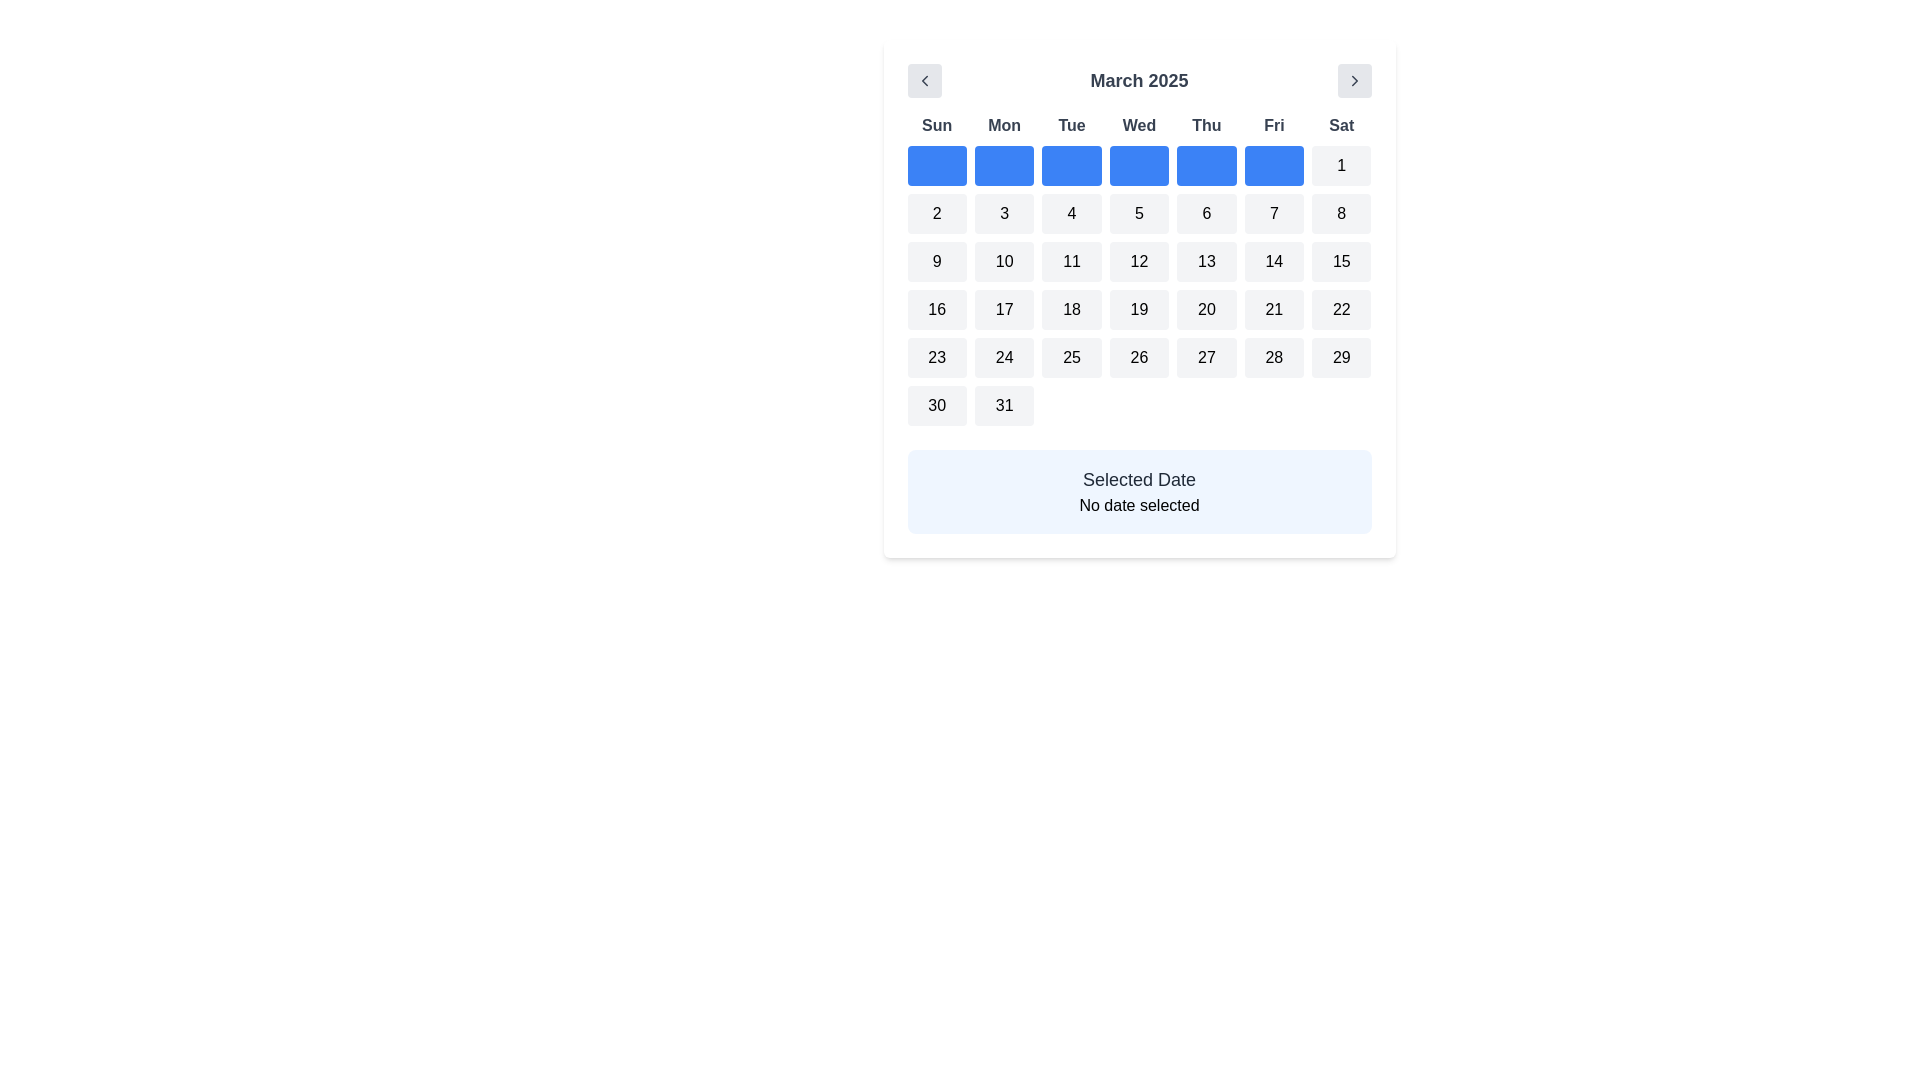  I want to click on the rounded rectangular button with a blue background representing Tuesday in the March 2025 calendar, so click(1071, 164).